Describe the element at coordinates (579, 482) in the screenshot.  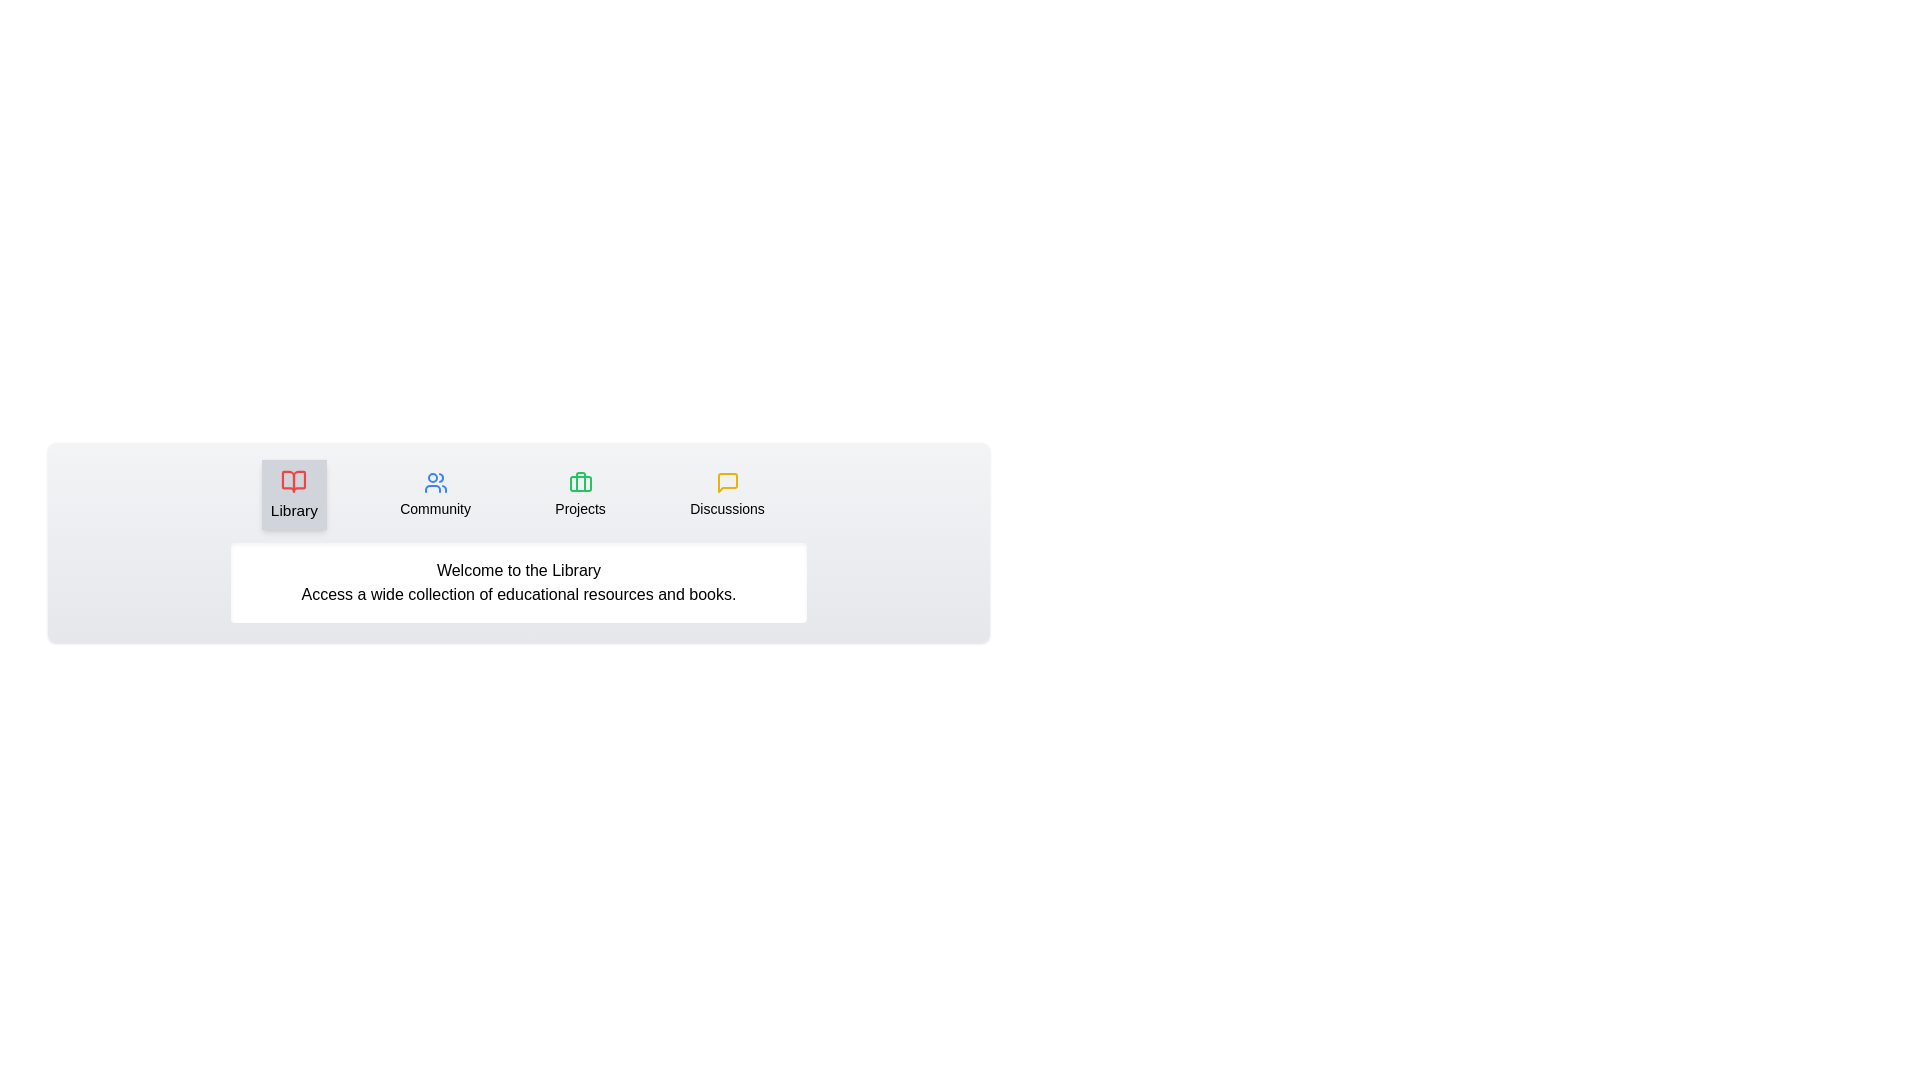
I see `the 'Projects' icon located above the text element 'Projects' for accessibility tools` at that location.